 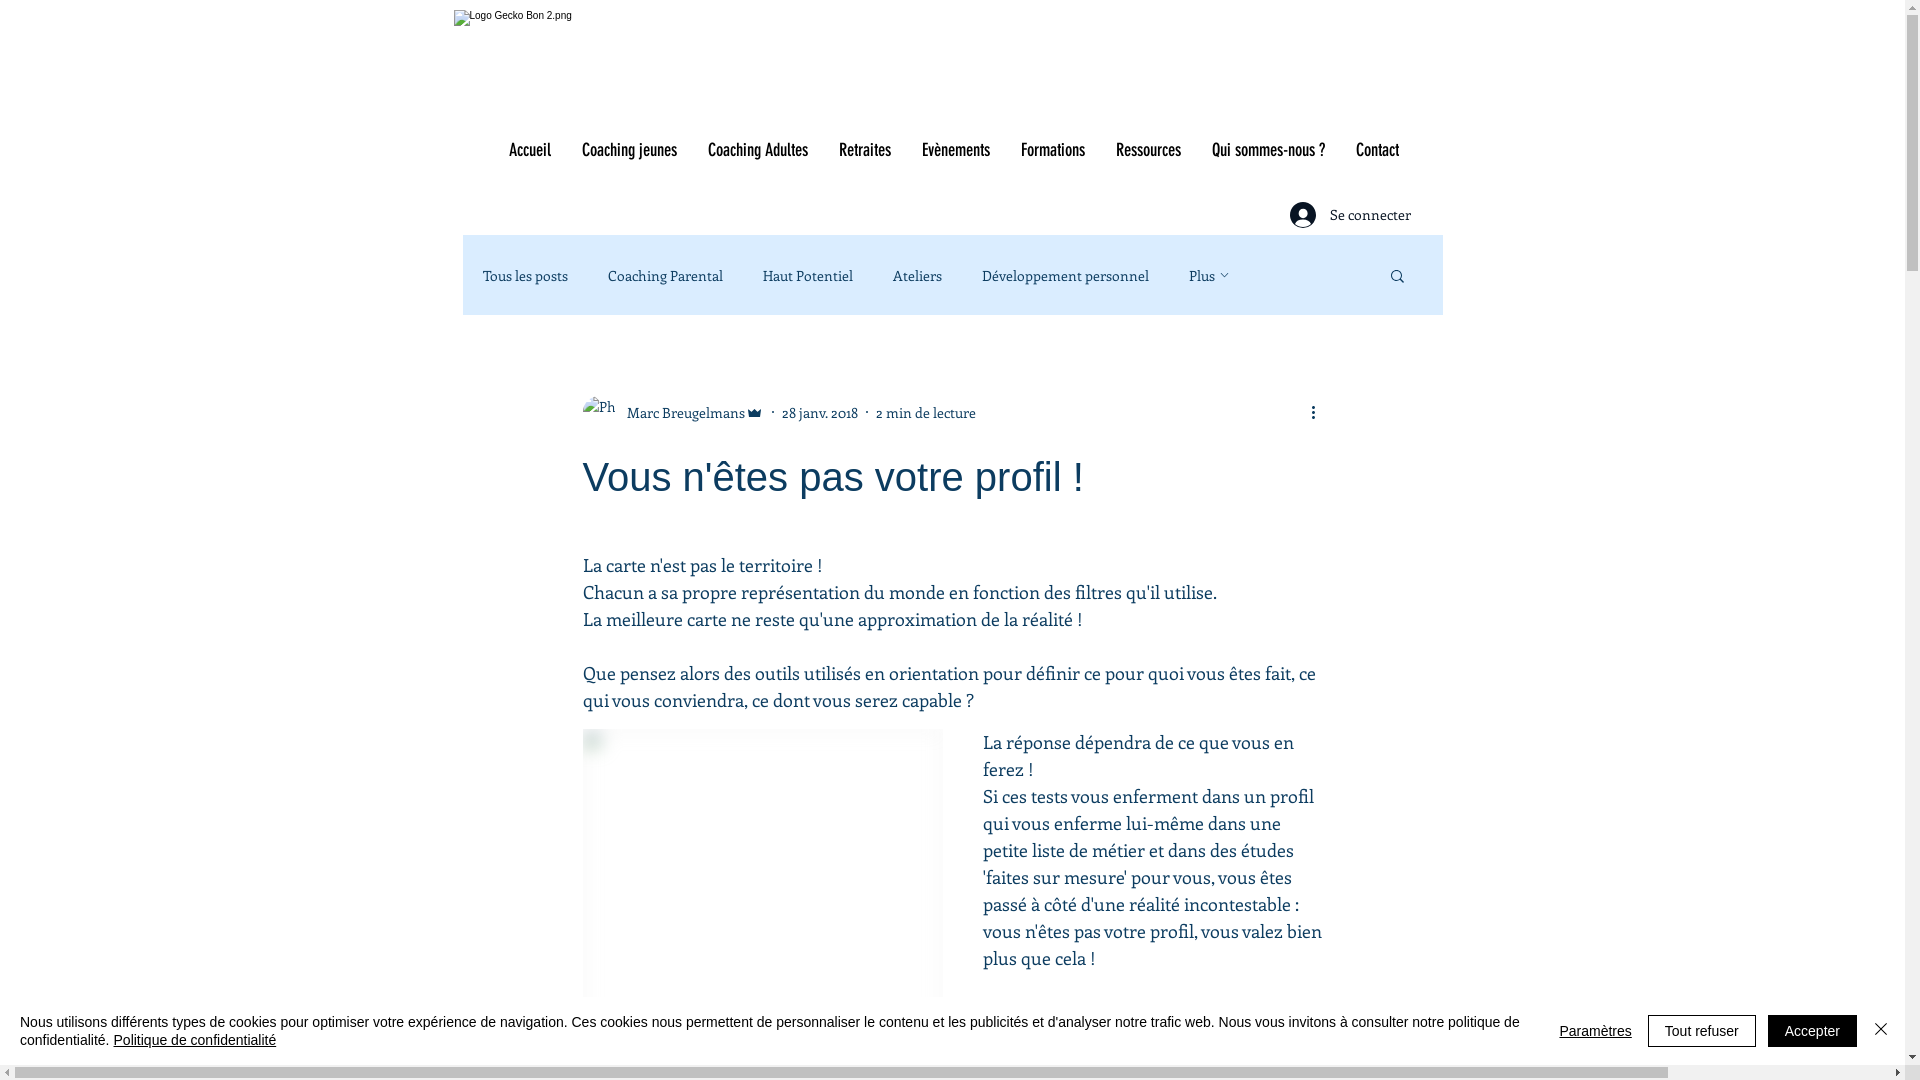 I want to click on 'Accueil', so click(x=528, y=149).